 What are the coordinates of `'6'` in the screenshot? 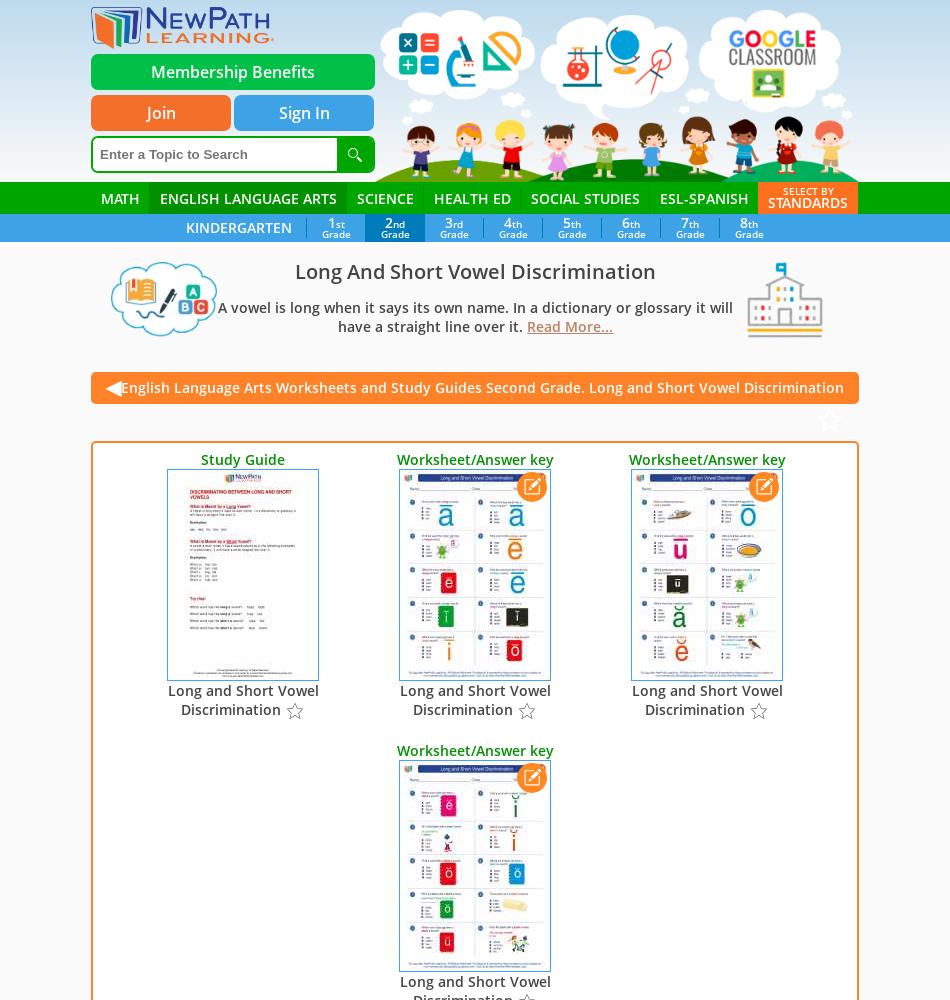 It's located at (625, 221).